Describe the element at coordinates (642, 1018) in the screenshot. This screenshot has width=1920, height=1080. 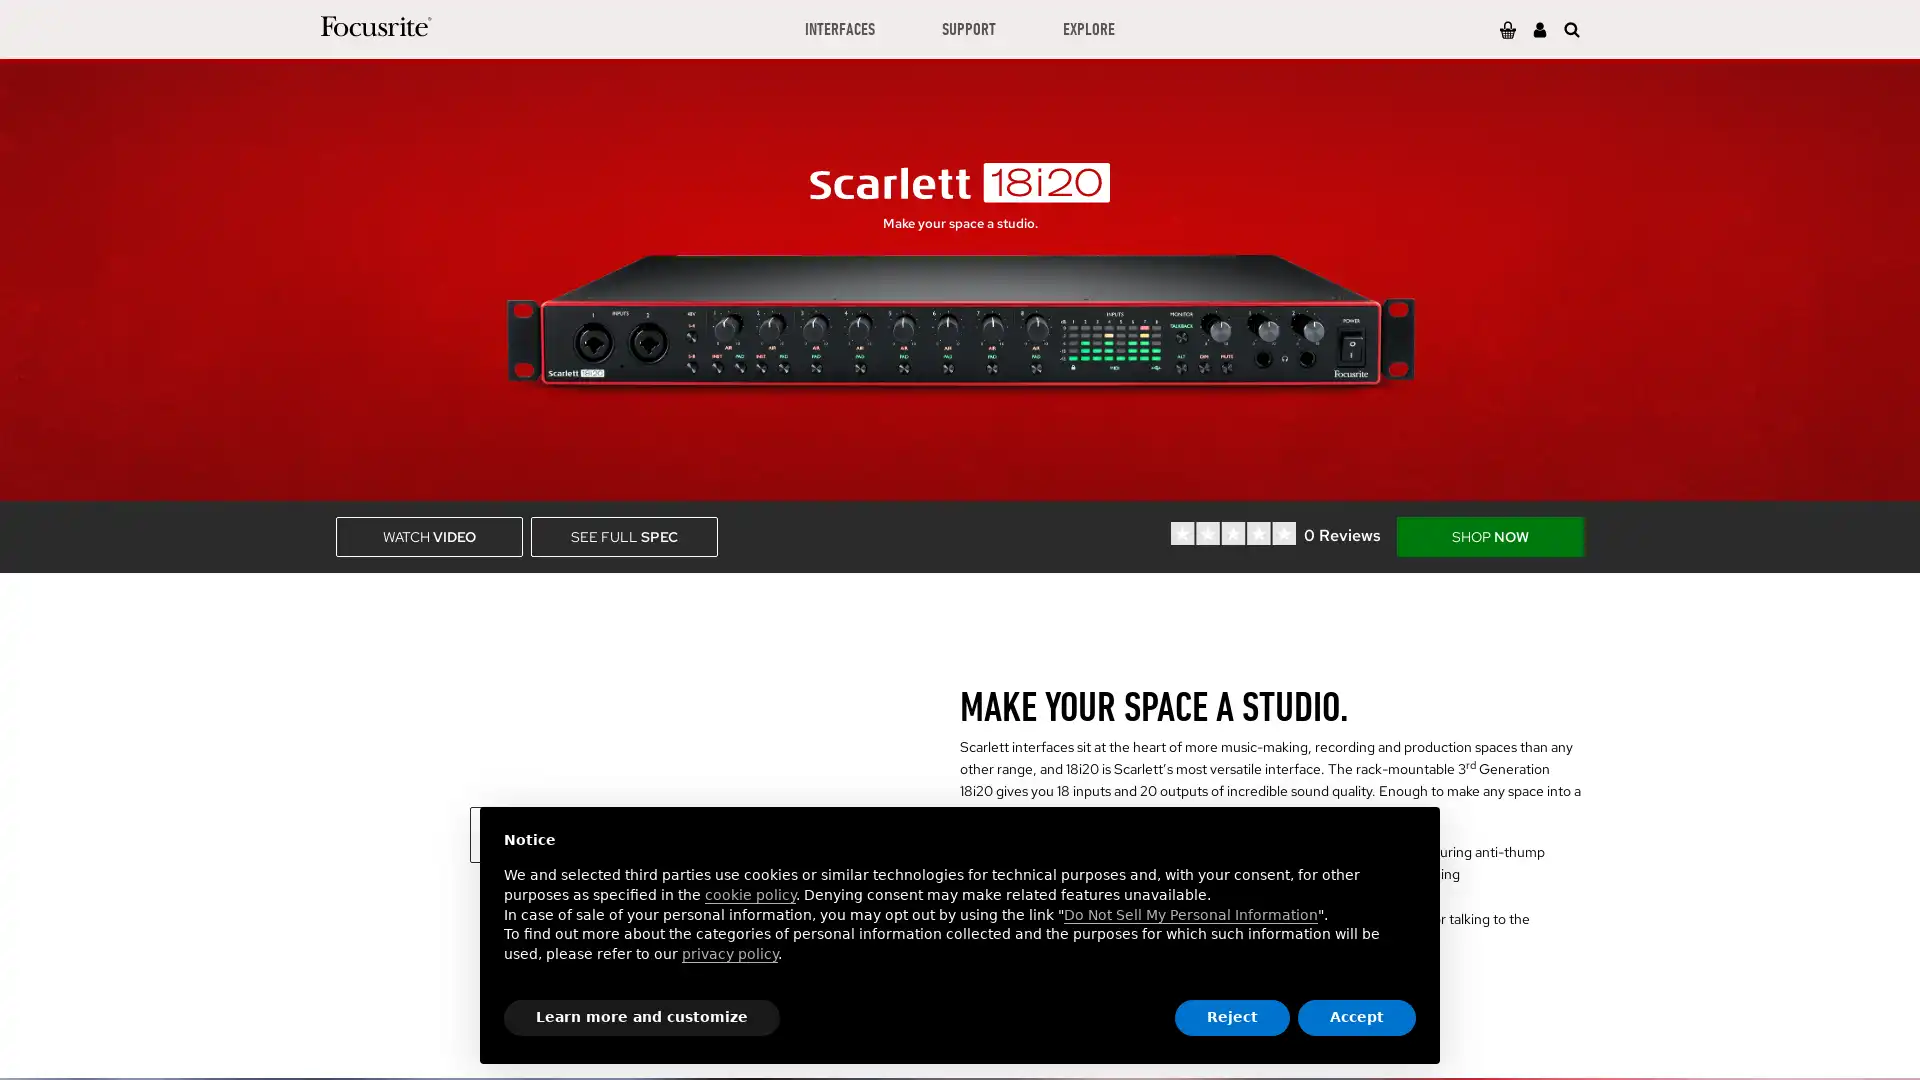
I see `Learn more and customize` at that location.